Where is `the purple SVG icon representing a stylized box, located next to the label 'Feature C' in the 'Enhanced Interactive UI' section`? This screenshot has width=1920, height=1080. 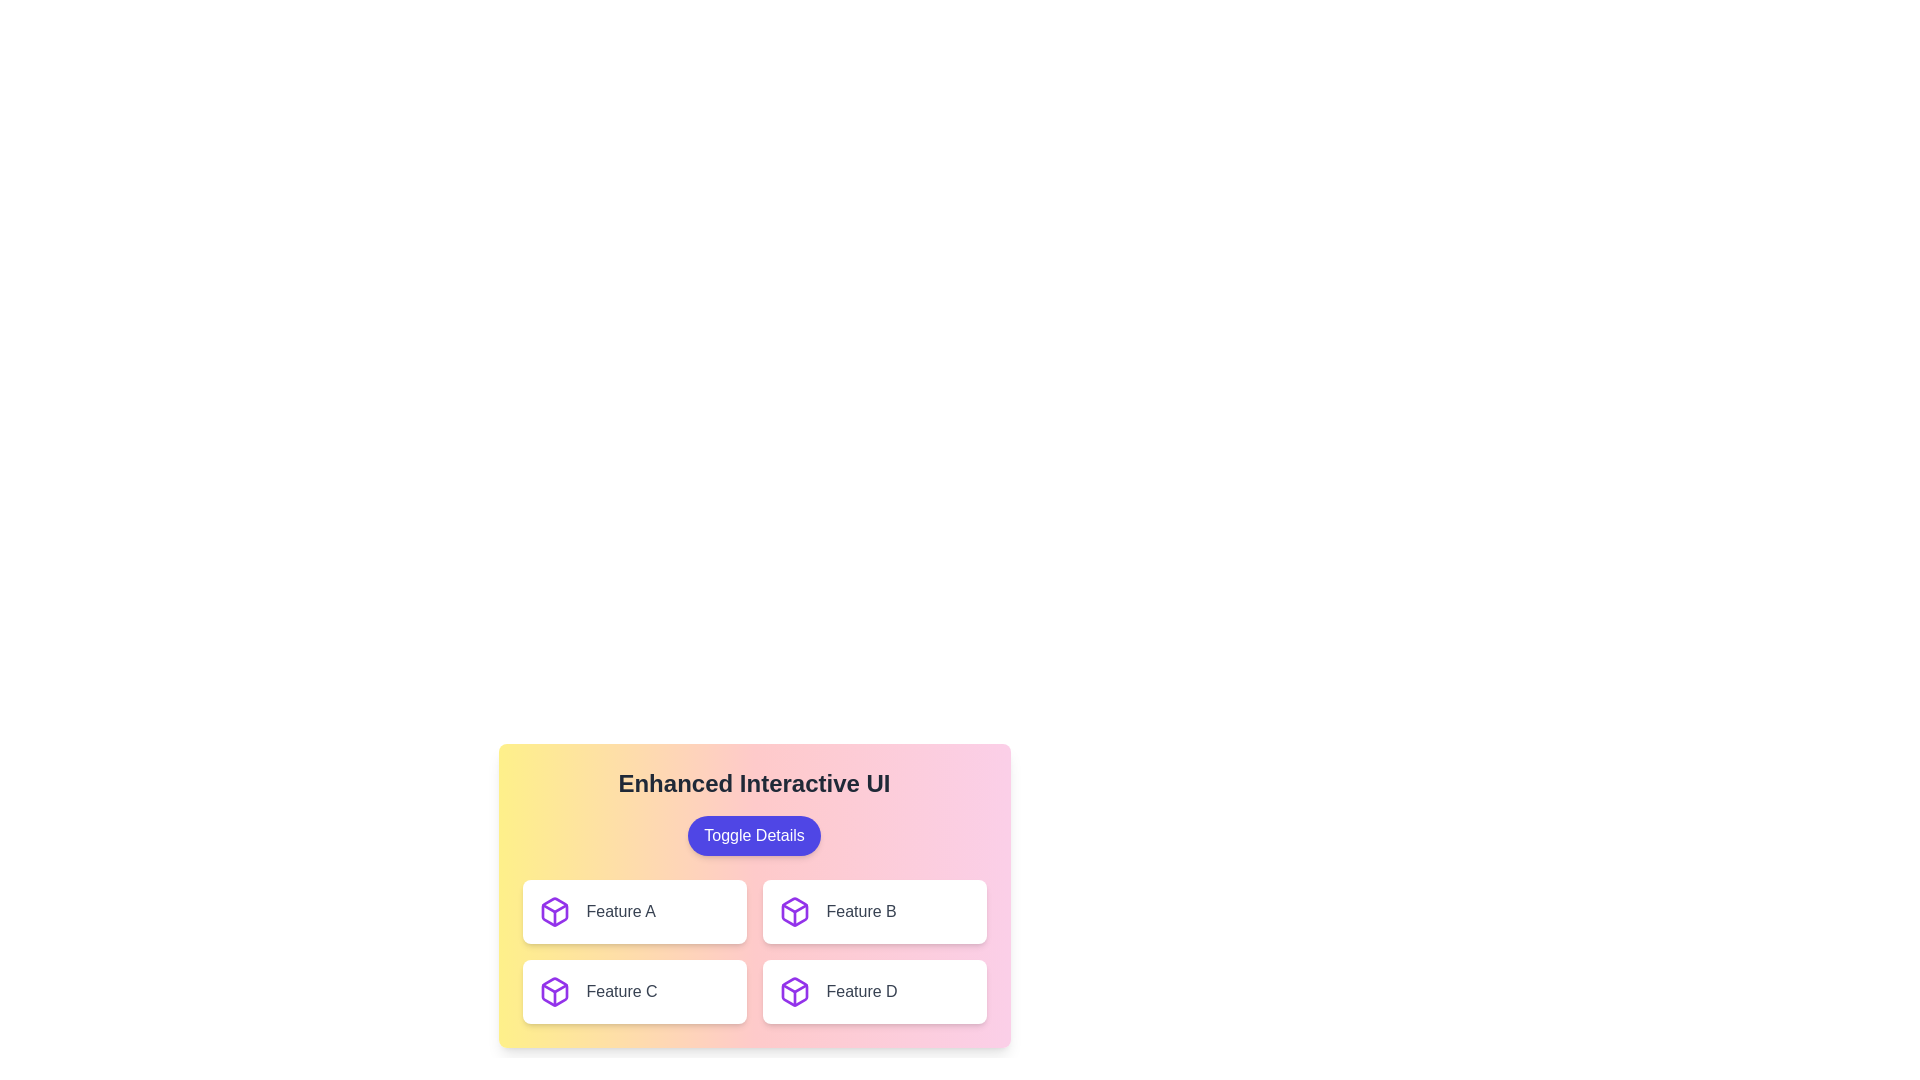
the purple SVG icon representing a stylized box, located next to the label 'Feature C' in the 'Enhanced Interactive UI' section is located at coordinates (554, 991).